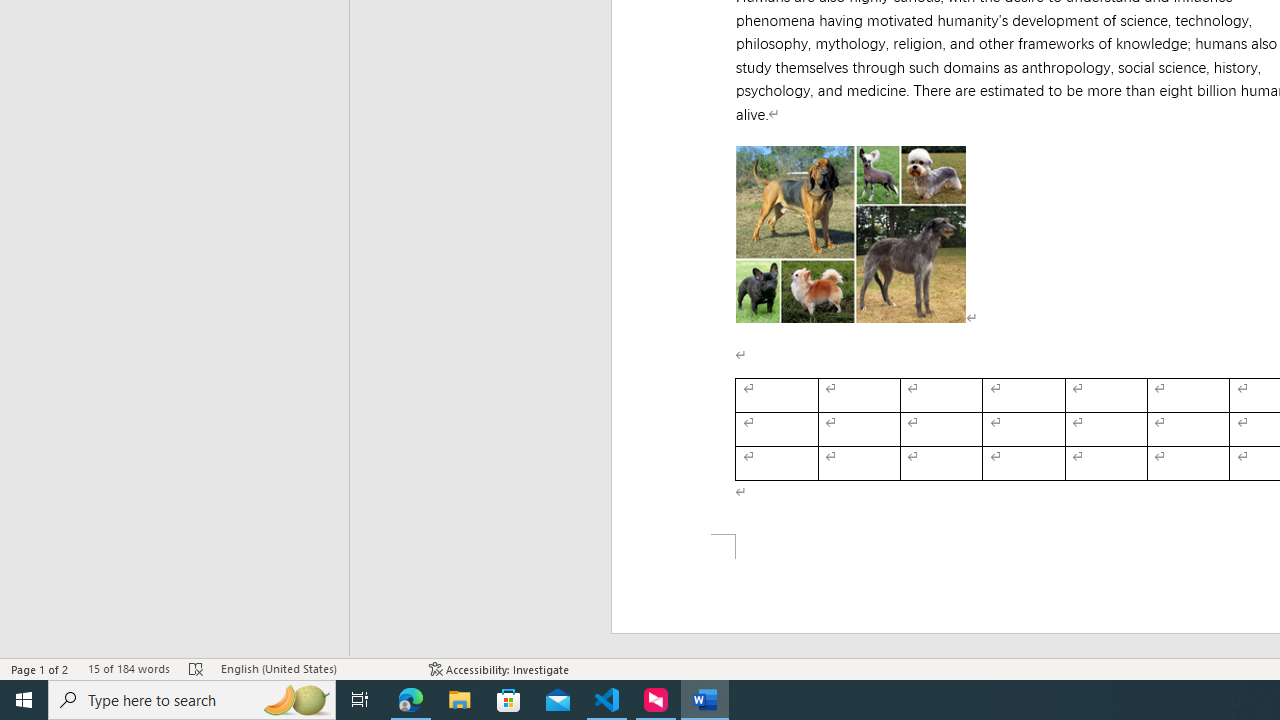 The height and width of the screenshot is (720, 1280). I want to click on 'Page Number Page 1 of 2', so click(40, 669).